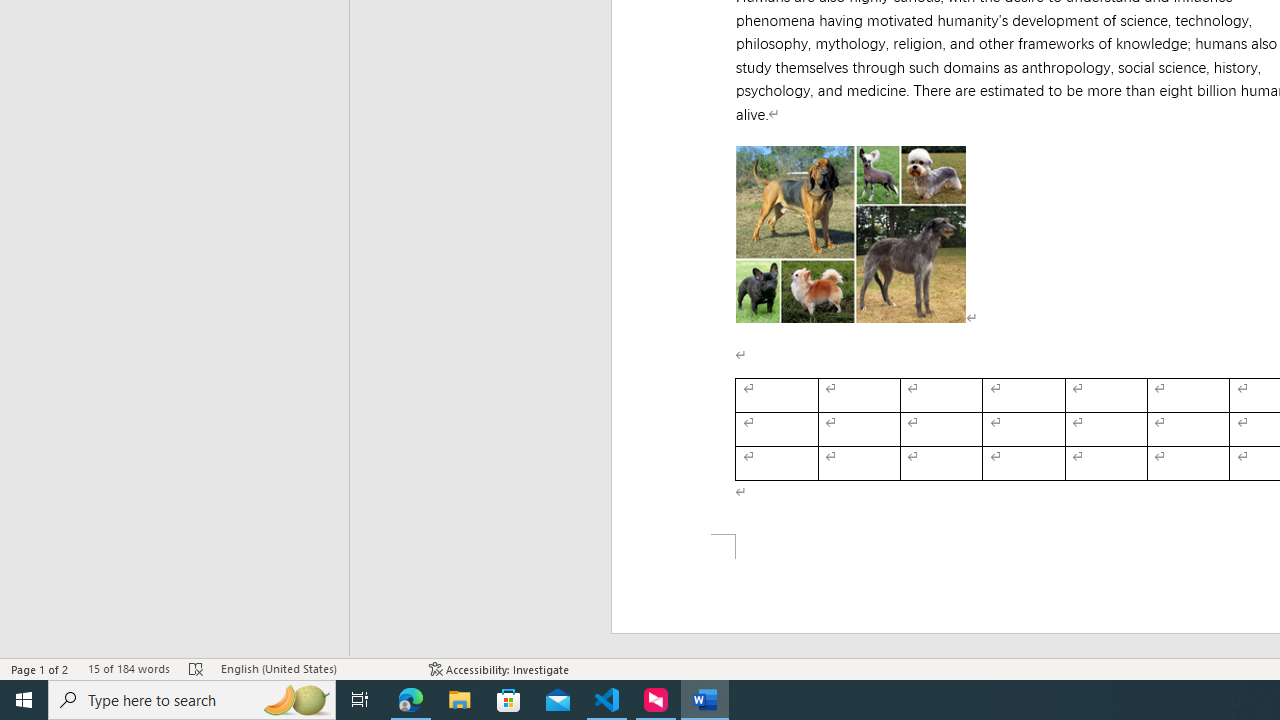 The height and width of the screenshot is (720, 1280). I want to click on 'Page Number Page 1 of 2', so click(40, 669).